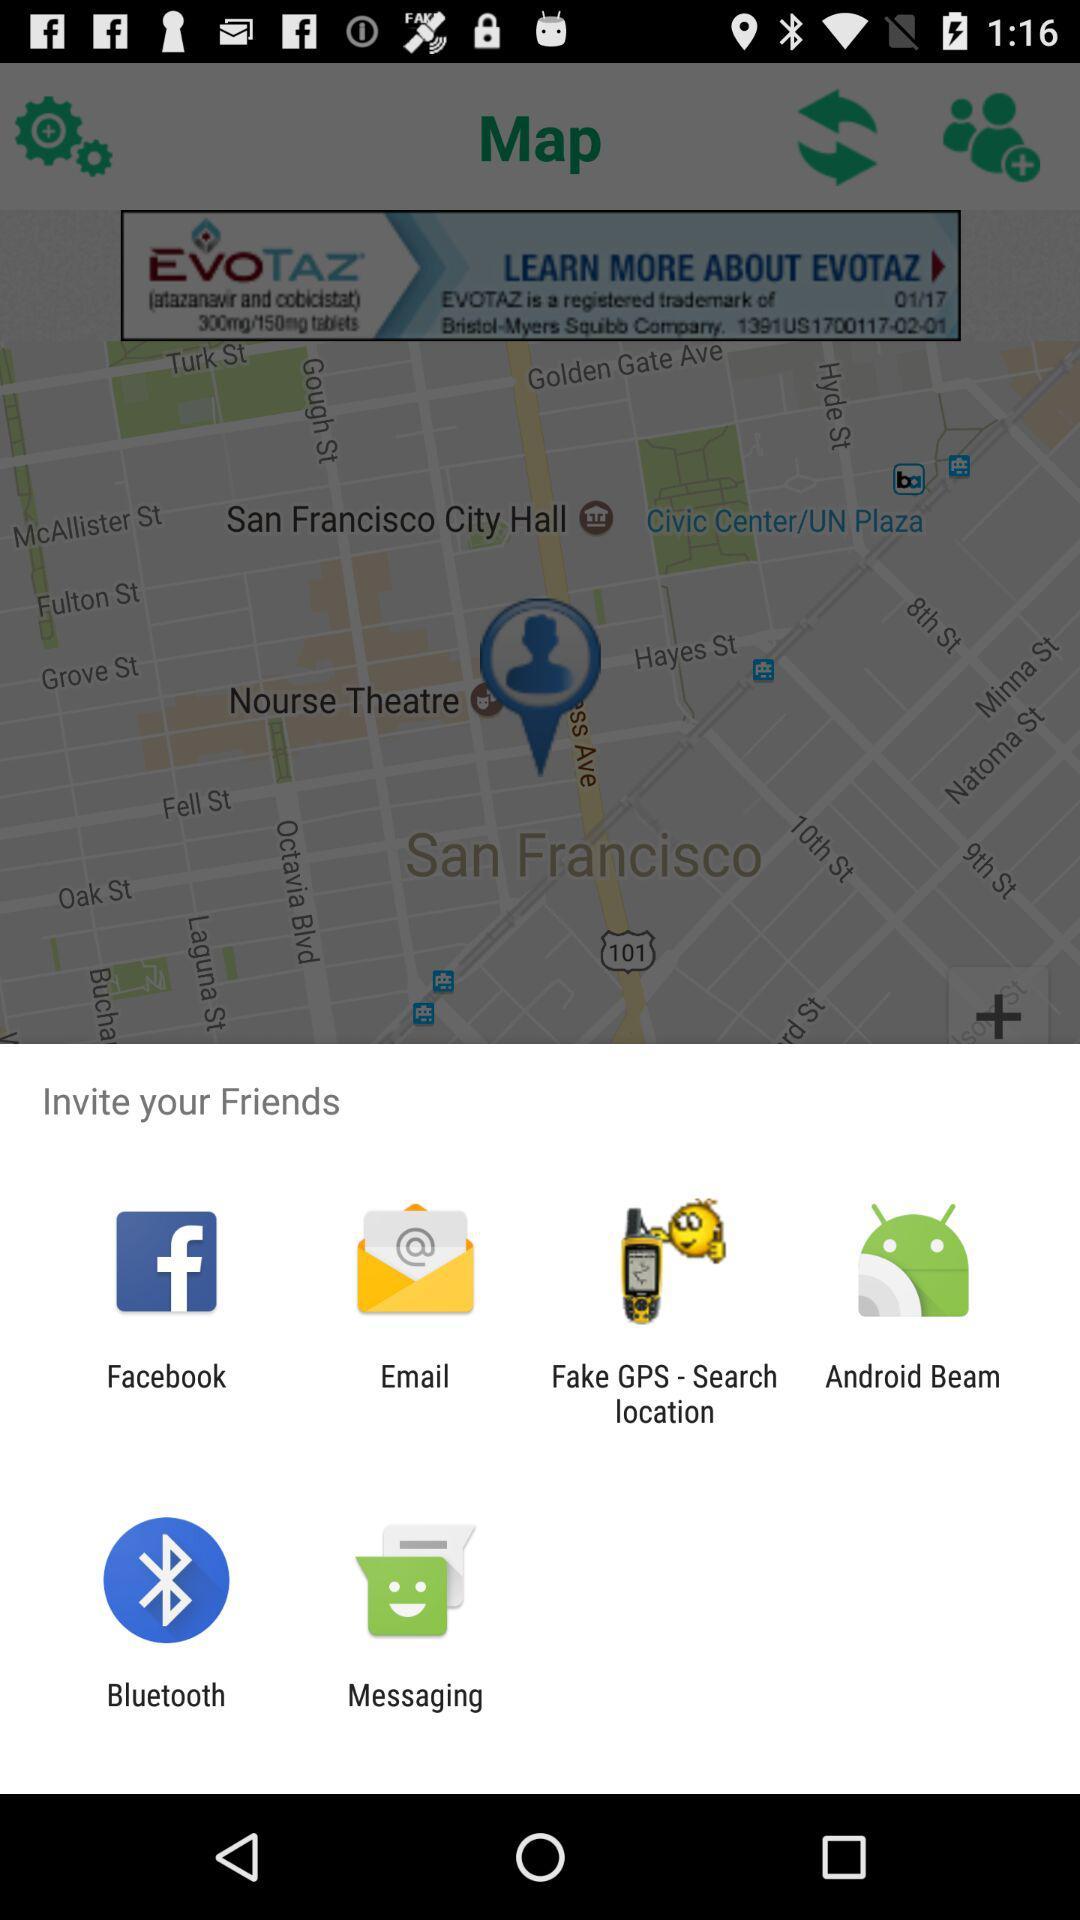  What do you see at coordinates (414, 1392) in the screenshot?
I see `email icon` at bounding box center [414, 1392].